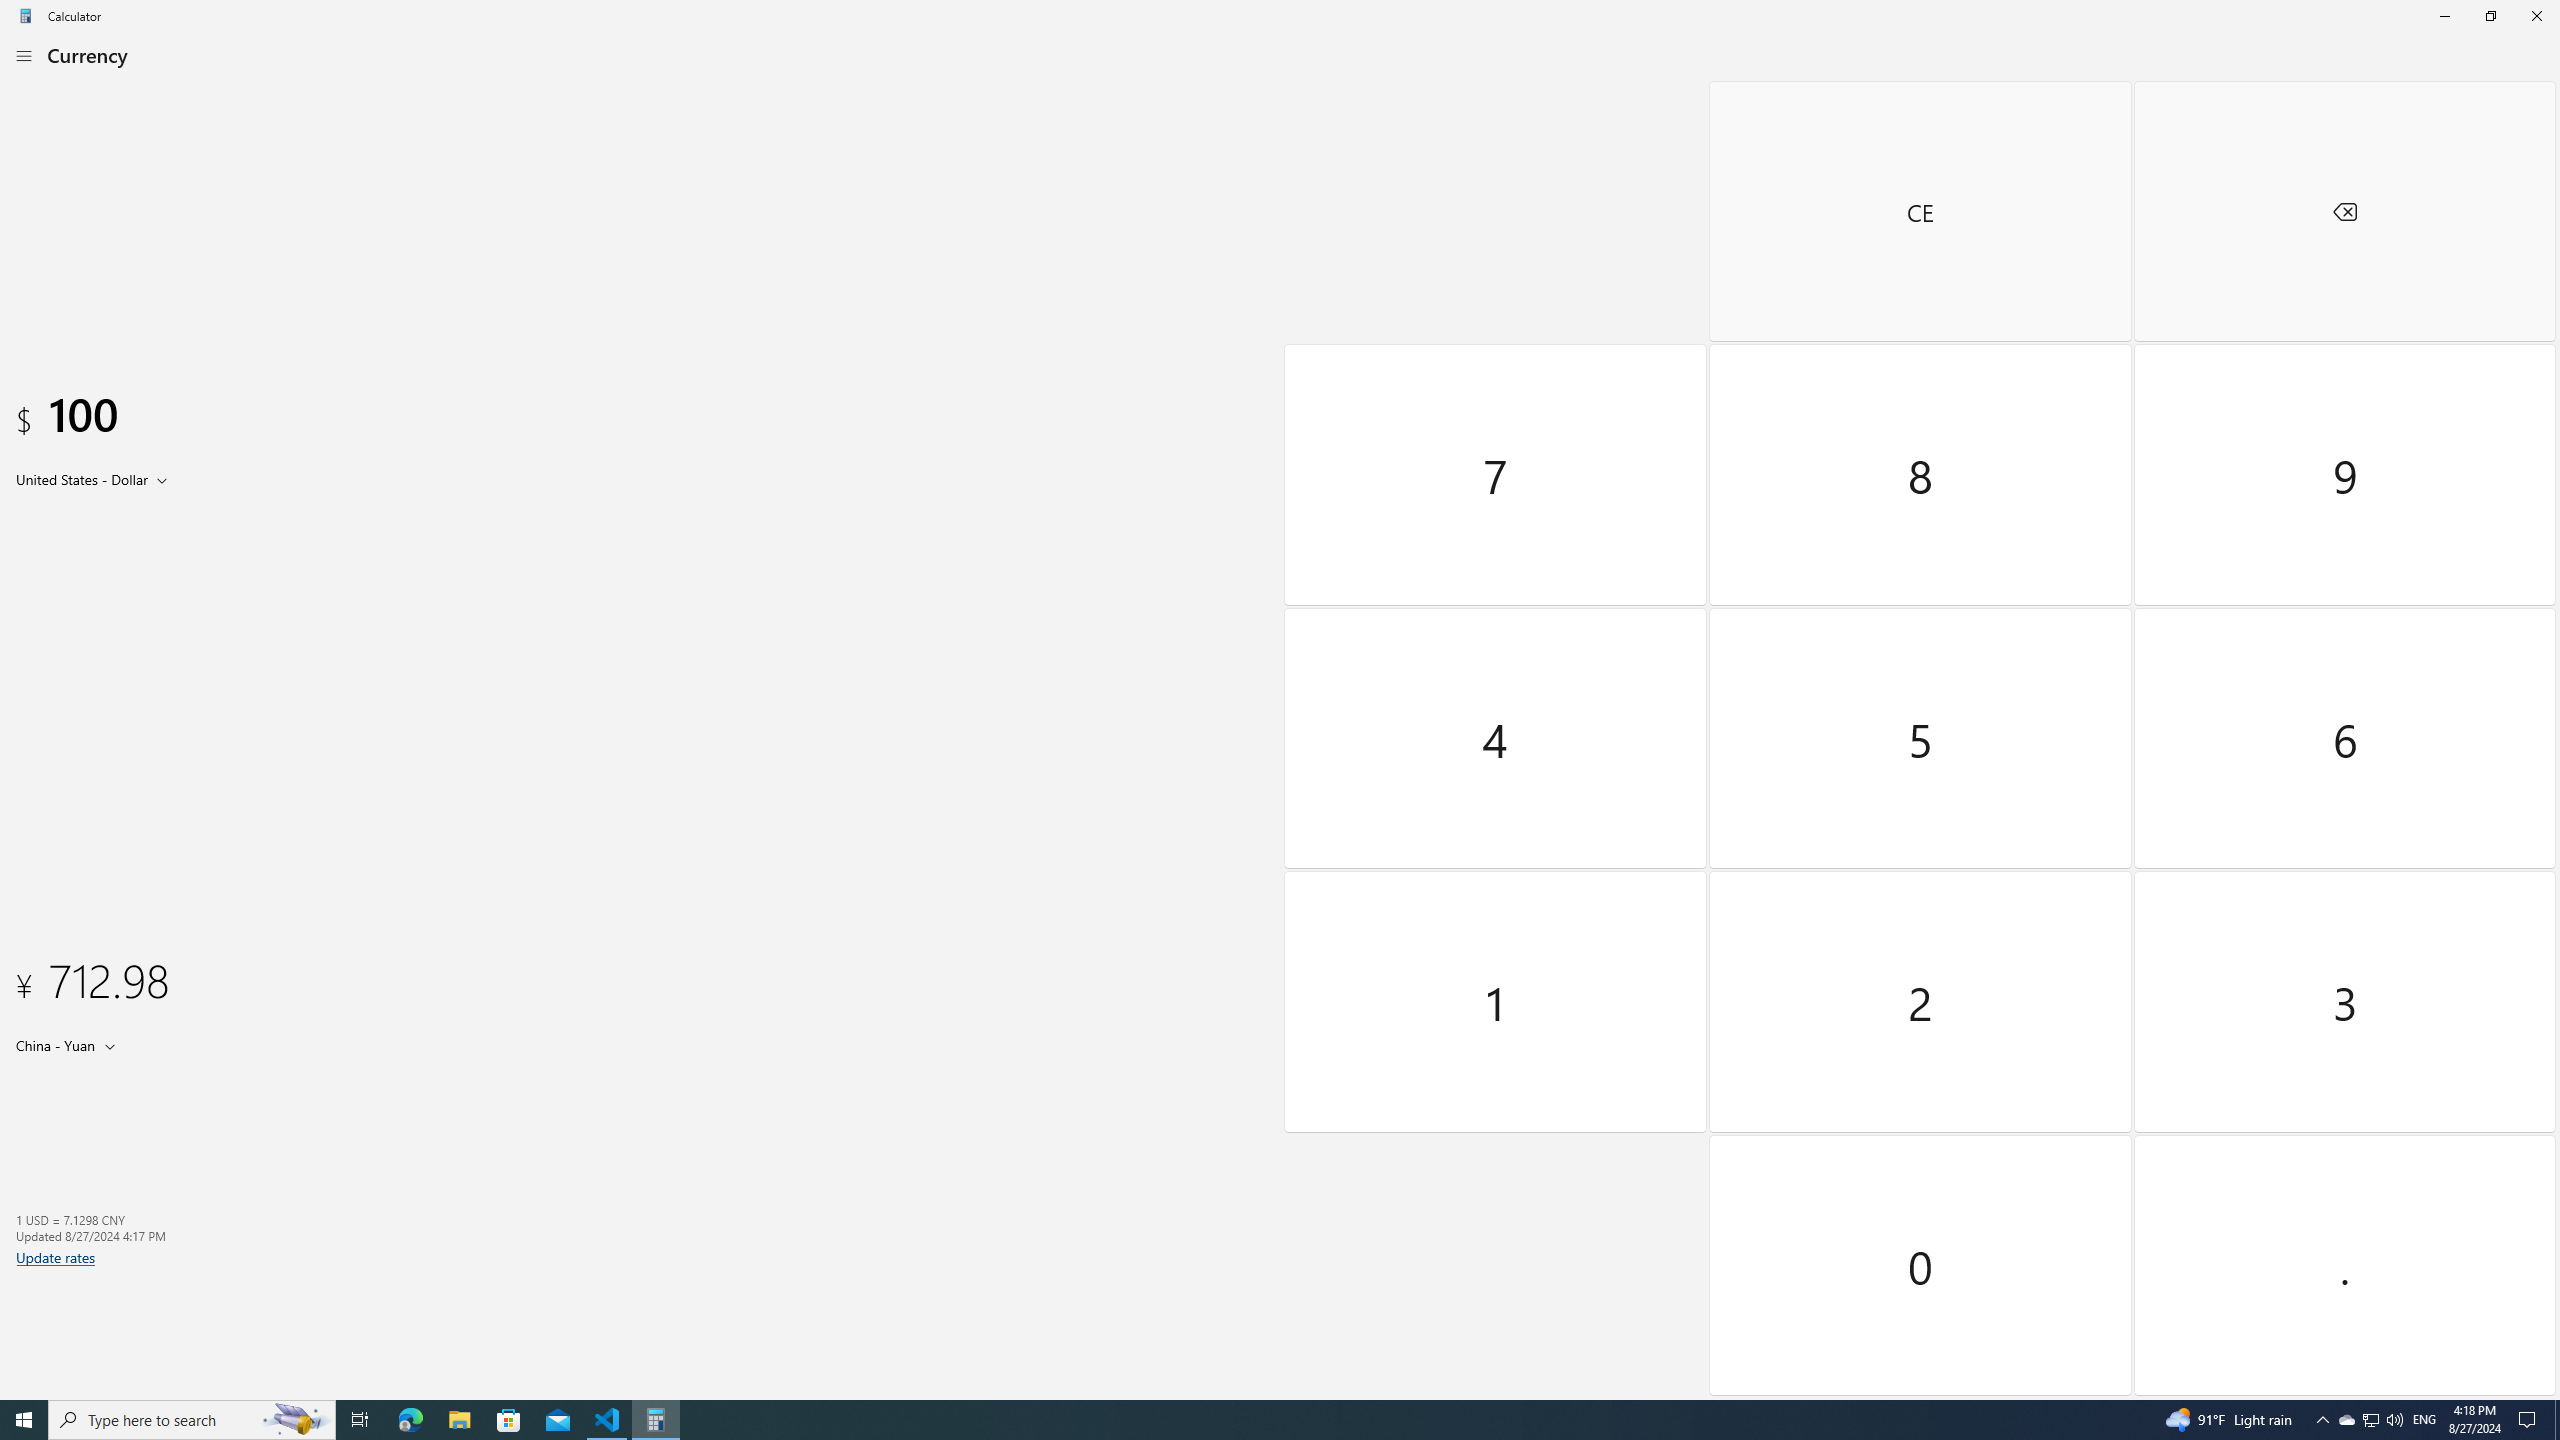 This screenshot has height=1440, width=2560. I want to click on 'Input unit', so click(95, 478).